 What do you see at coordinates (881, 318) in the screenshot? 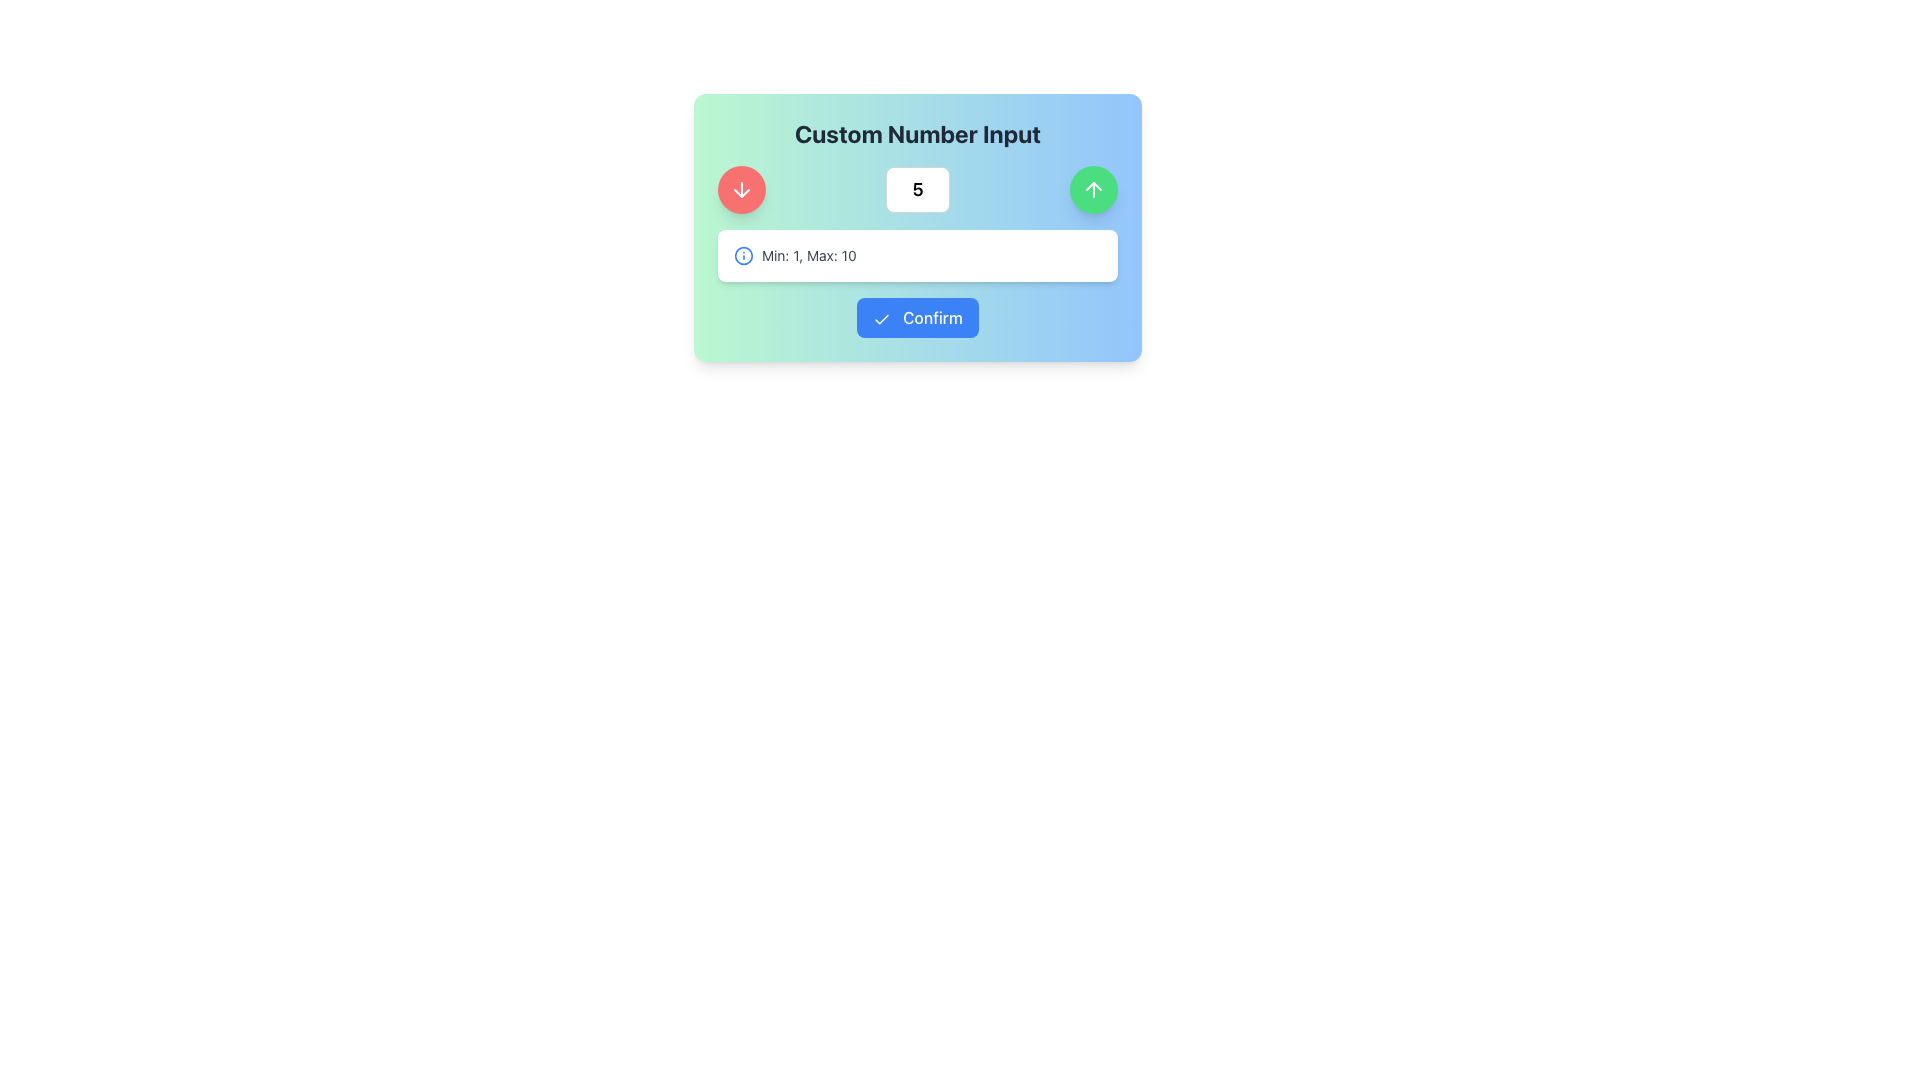
I see `the confirmation icon located within the blue 'Confirm' button to indicate a successful input action` at bounding box center [881, 318].